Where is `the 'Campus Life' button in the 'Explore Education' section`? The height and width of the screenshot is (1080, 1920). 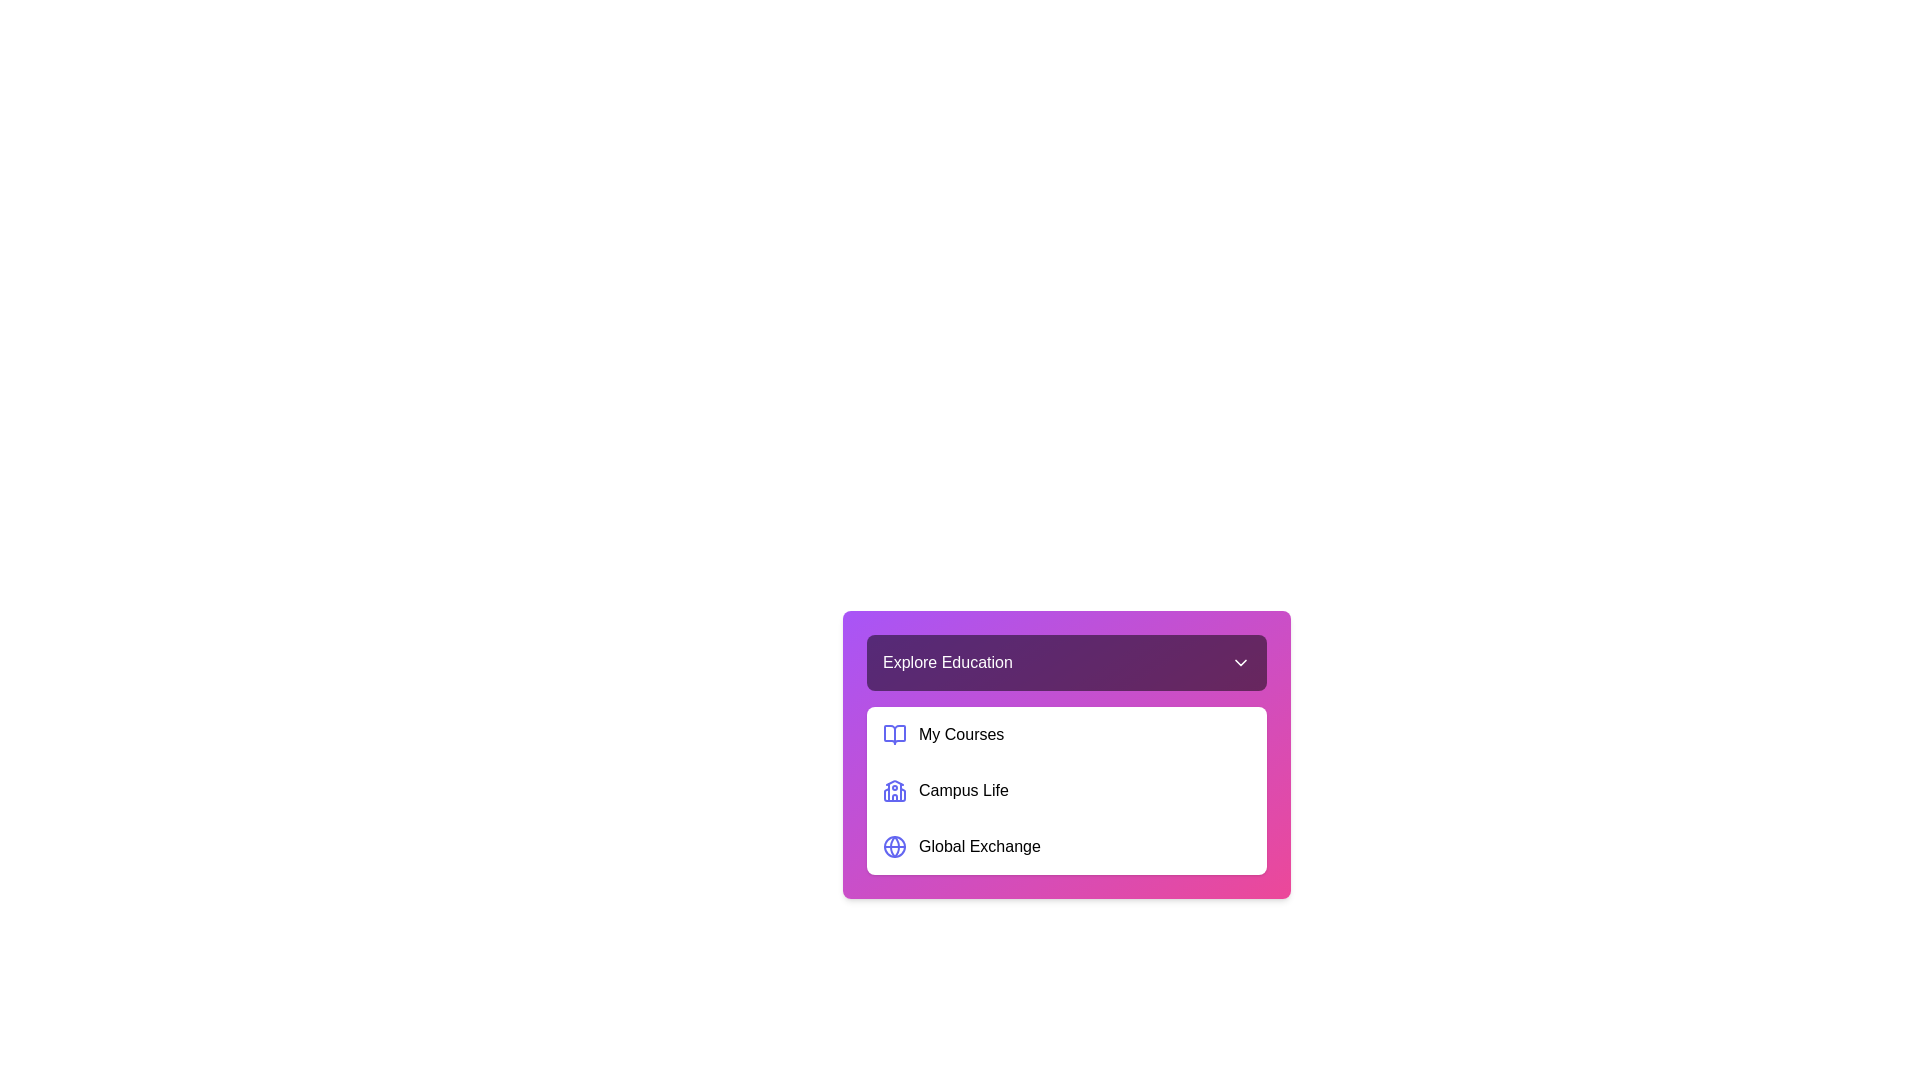 the 'Campus Life' button in the 'Explore Education' section is located at coordinates (1065, 789).